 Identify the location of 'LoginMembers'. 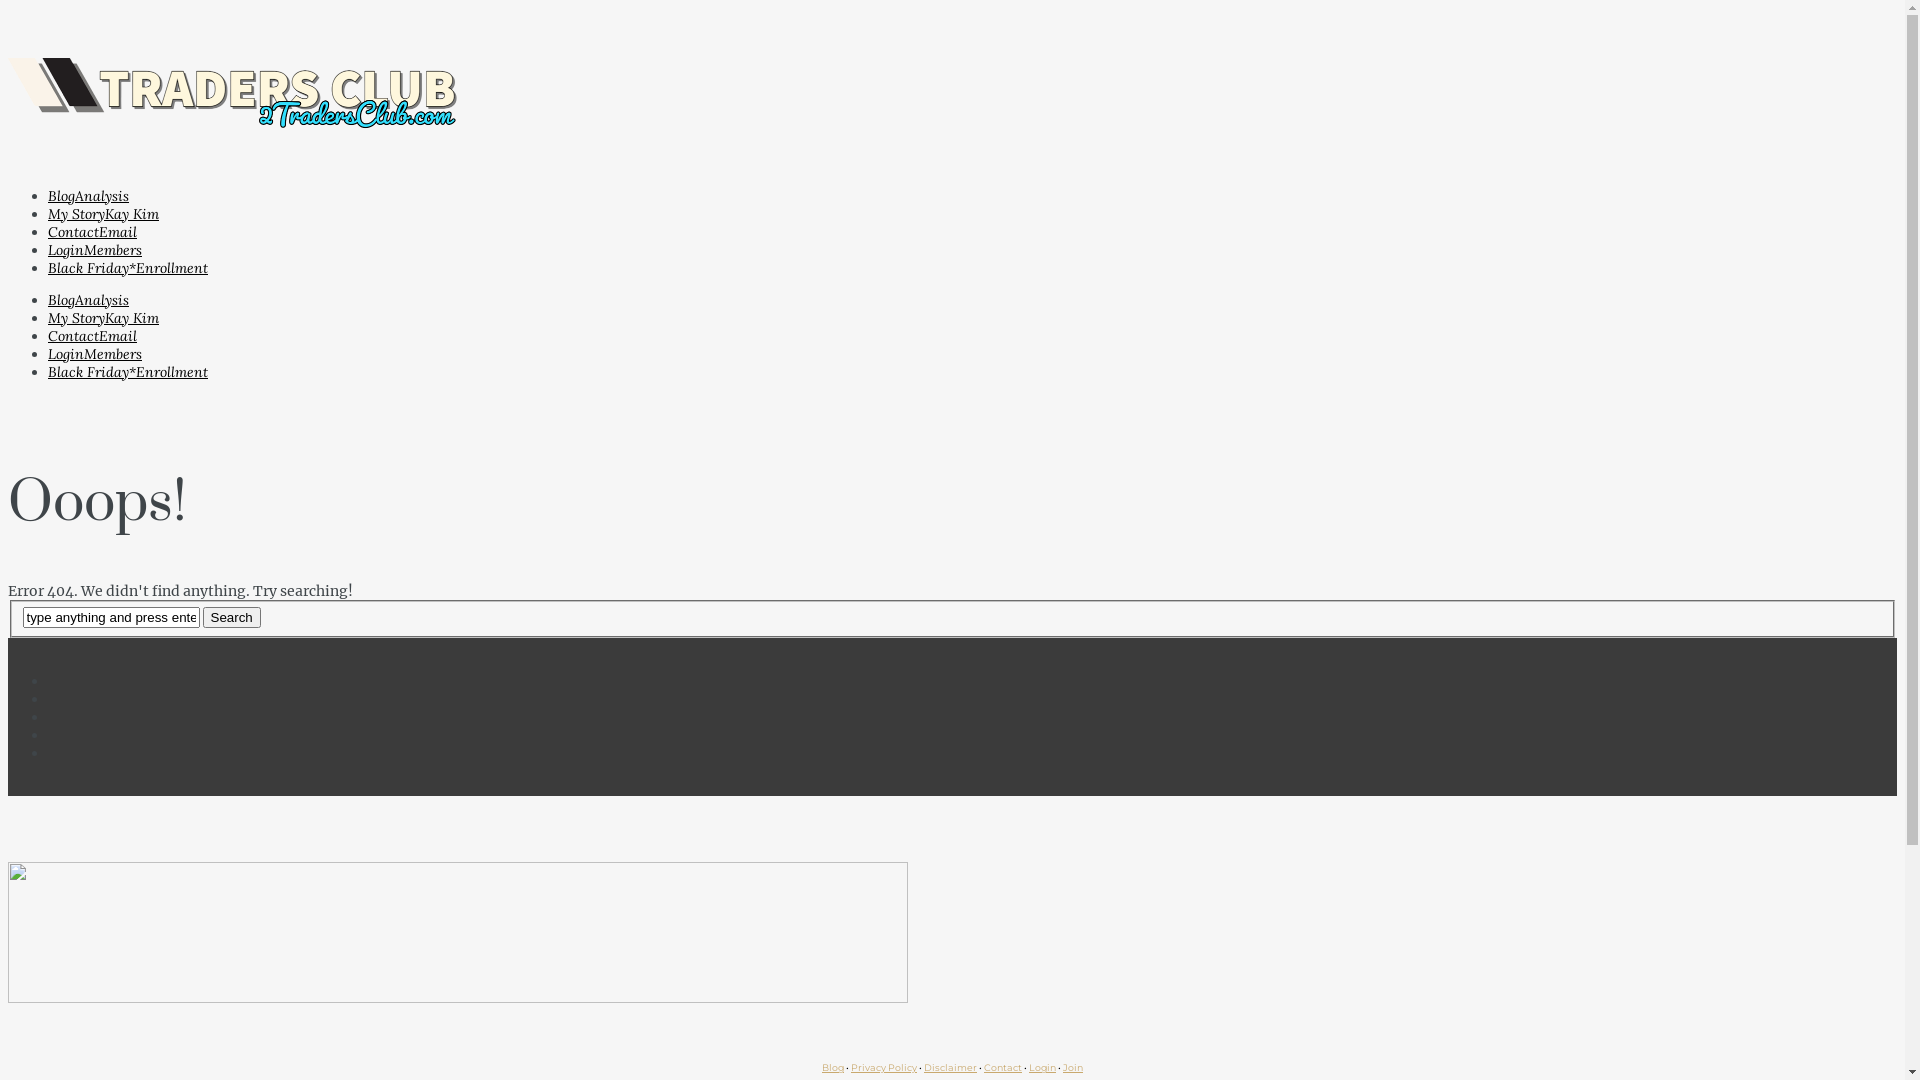
(94, 248).